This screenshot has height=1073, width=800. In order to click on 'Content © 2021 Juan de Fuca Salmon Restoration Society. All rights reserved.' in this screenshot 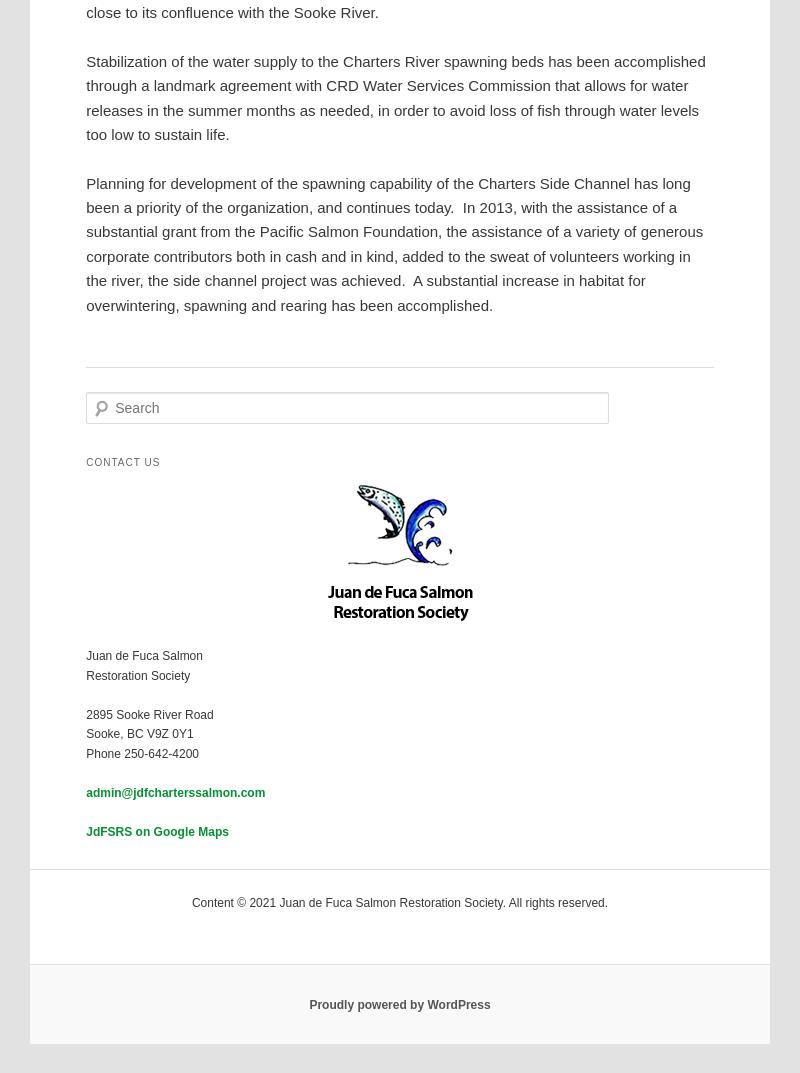, I will do `click(398, 903)`.